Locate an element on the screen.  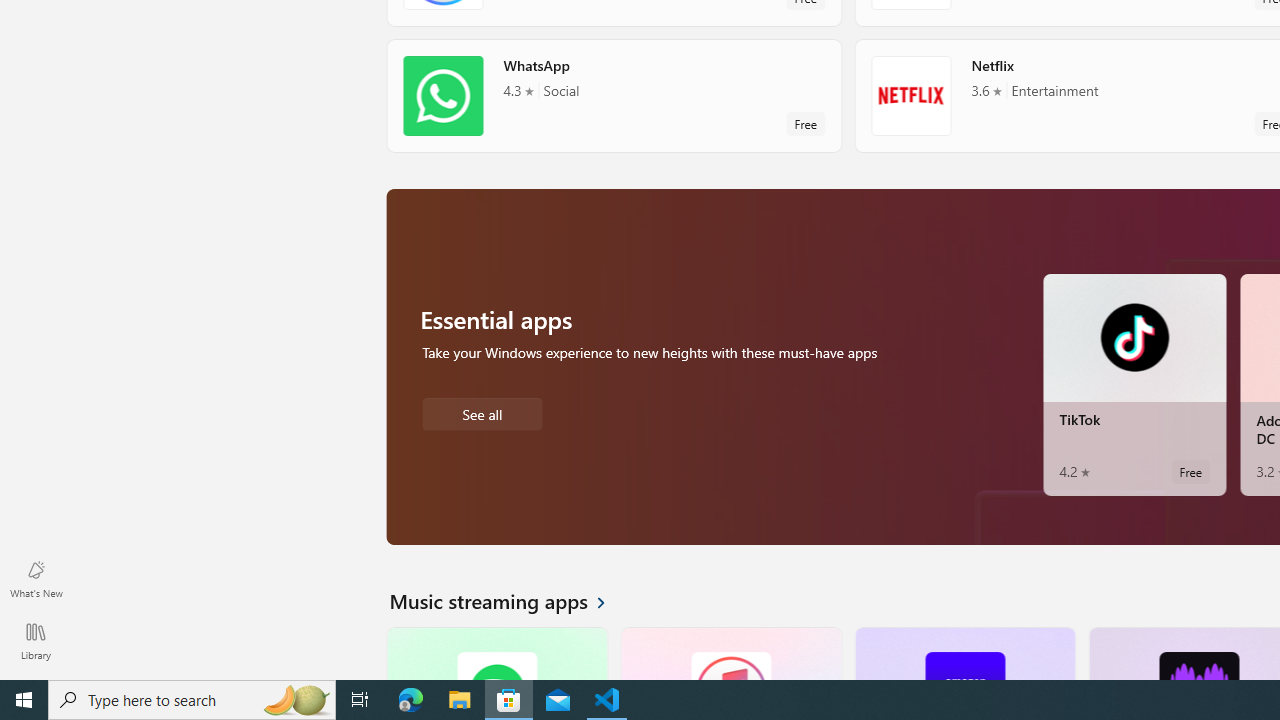
'WhatsApp. Average rating of 4.3 out of five stars. Free  ' is located at coordinates (613, 95).